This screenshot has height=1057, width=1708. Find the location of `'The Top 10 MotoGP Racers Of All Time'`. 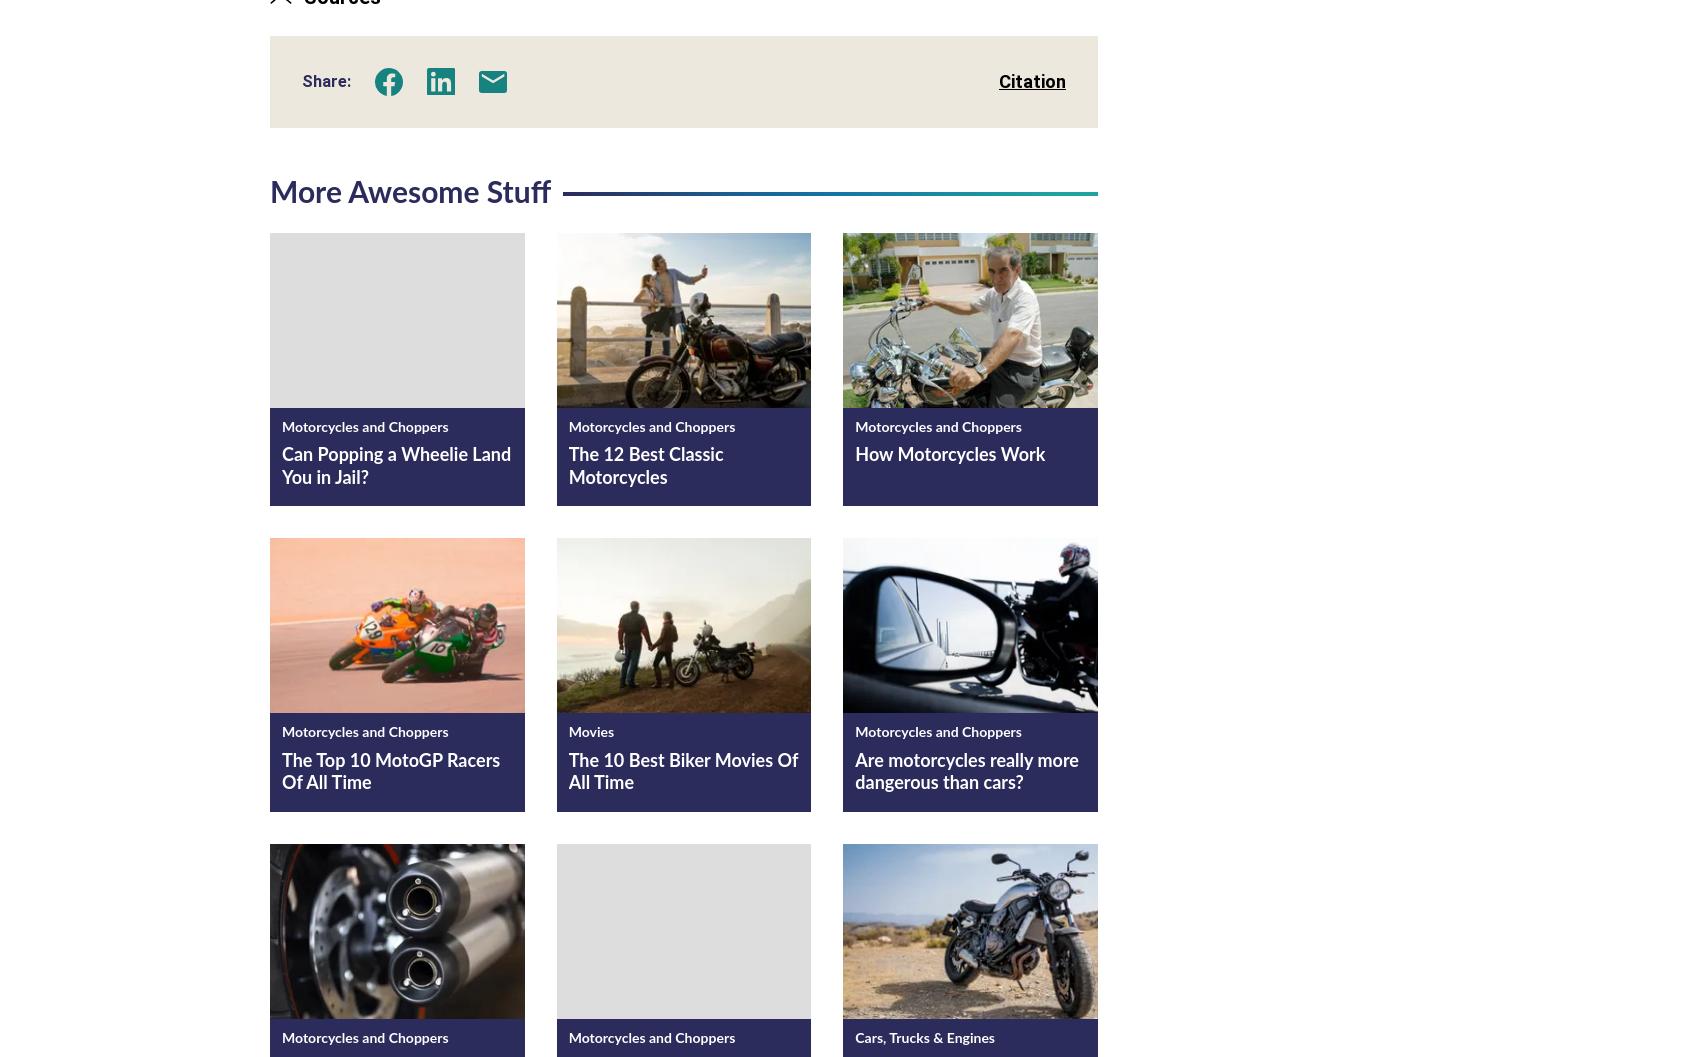

'The Top 10 MotoGP Racers Of All Time' is located at coordinates (390, 772).